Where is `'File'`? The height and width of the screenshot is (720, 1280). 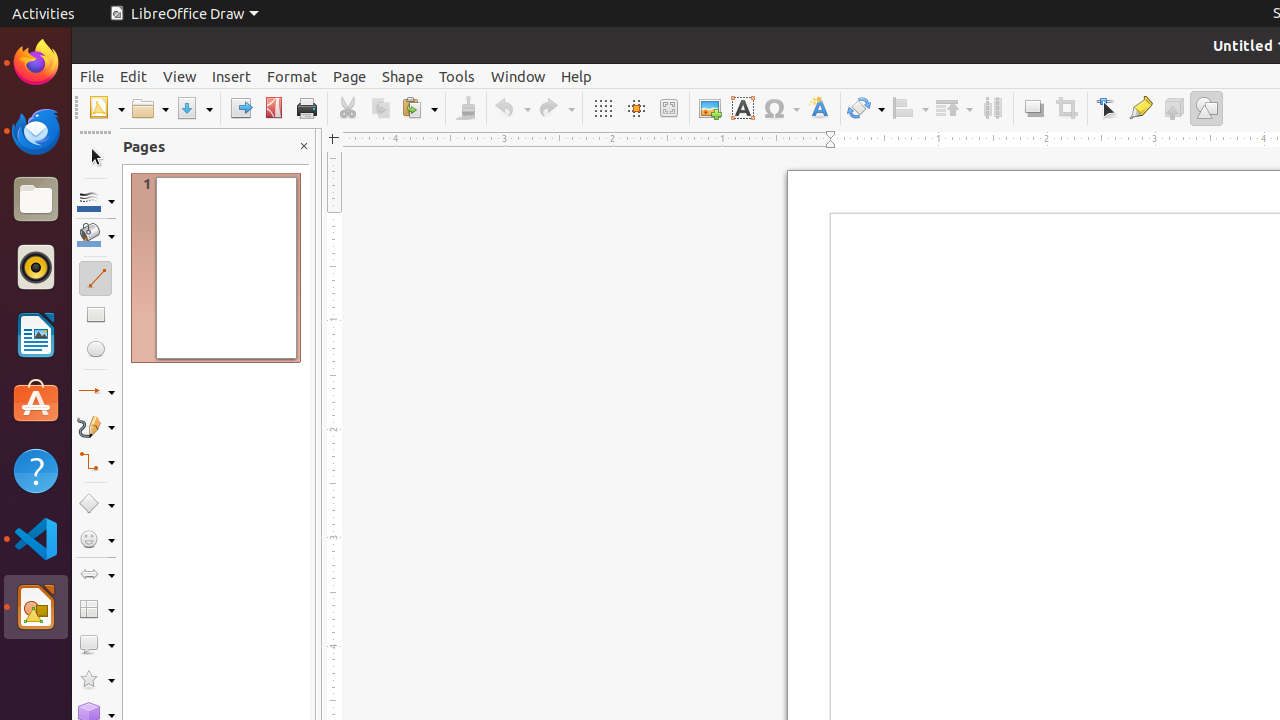 'File' is located at coordinates (91, 75).